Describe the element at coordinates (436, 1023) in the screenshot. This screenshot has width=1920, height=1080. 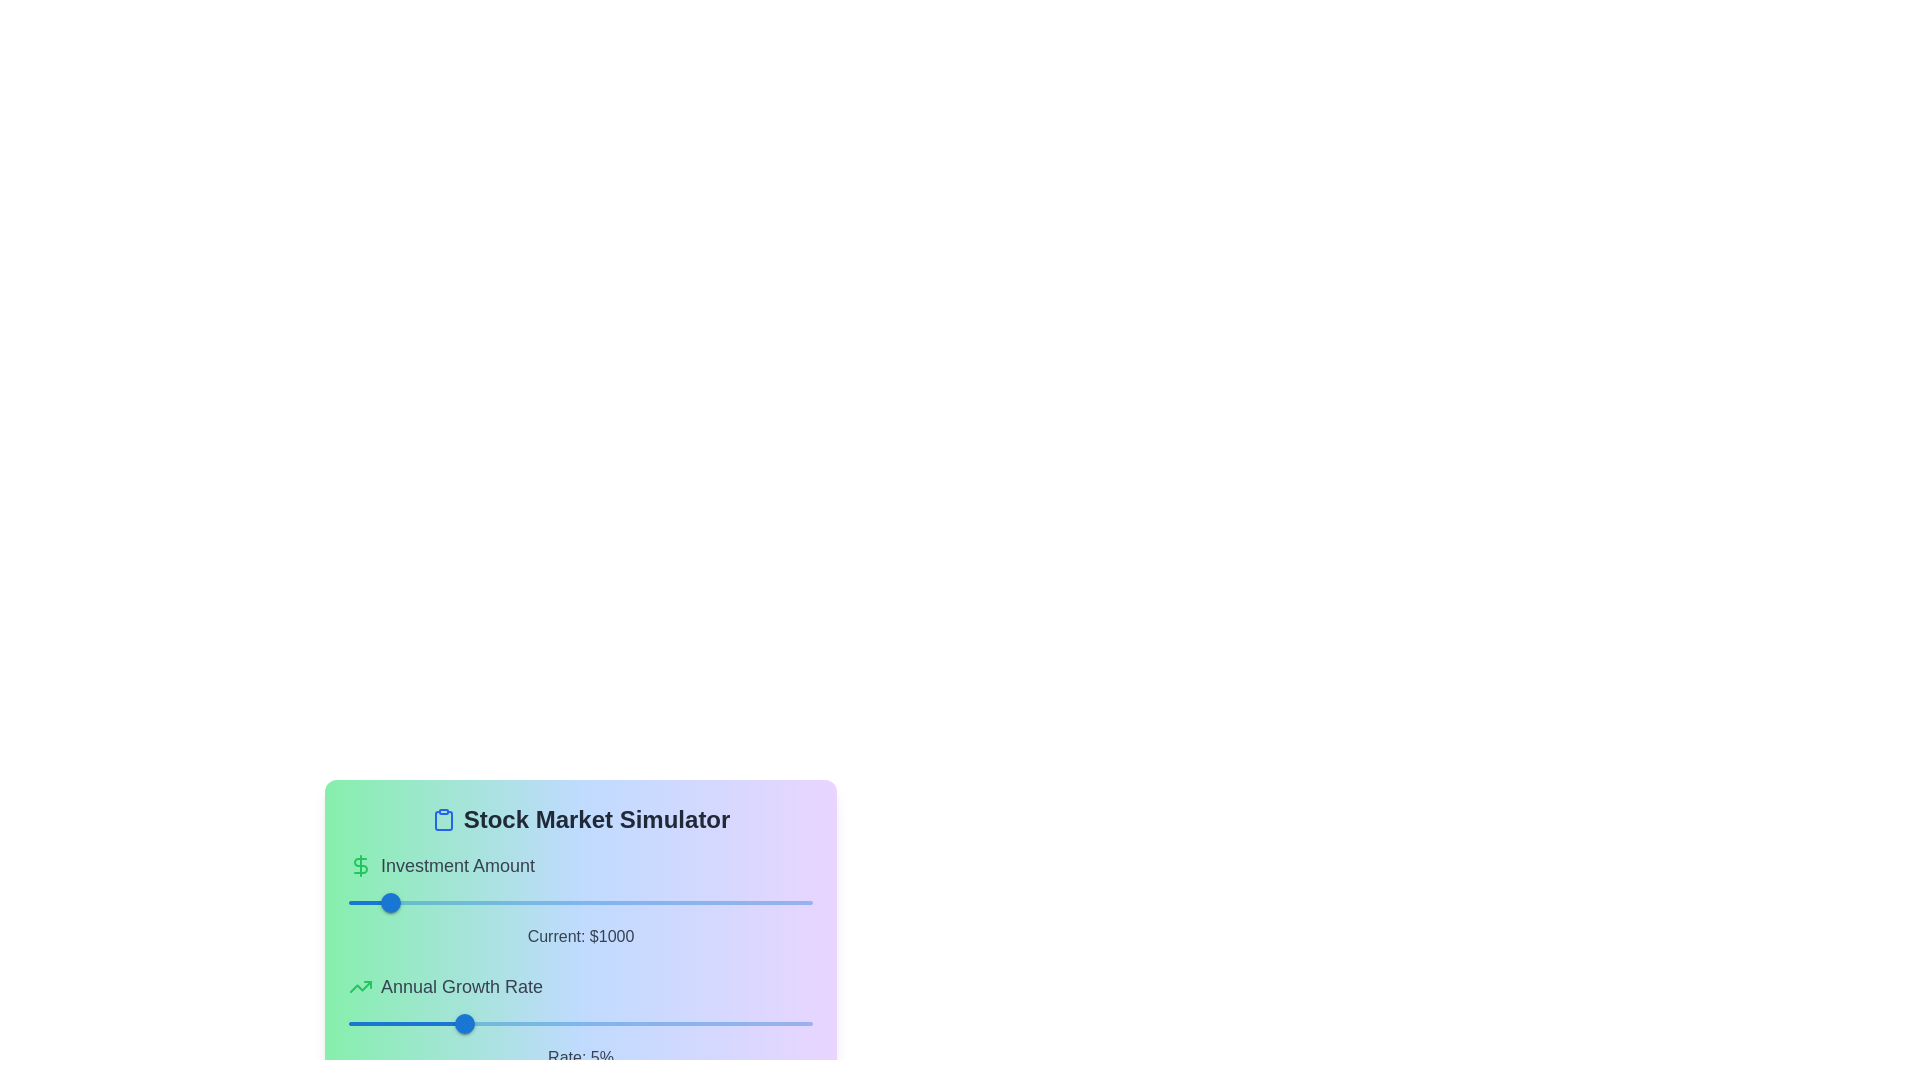
I see `the annual growth rate` at that location.